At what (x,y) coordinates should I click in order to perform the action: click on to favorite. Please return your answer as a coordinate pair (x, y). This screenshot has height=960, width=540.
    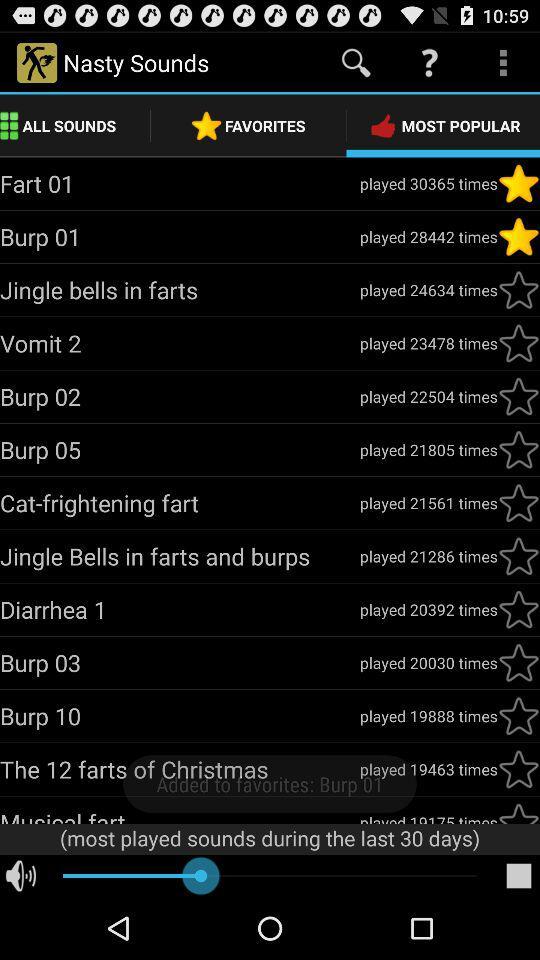
    Looking at the image, I should click on (518, 343).